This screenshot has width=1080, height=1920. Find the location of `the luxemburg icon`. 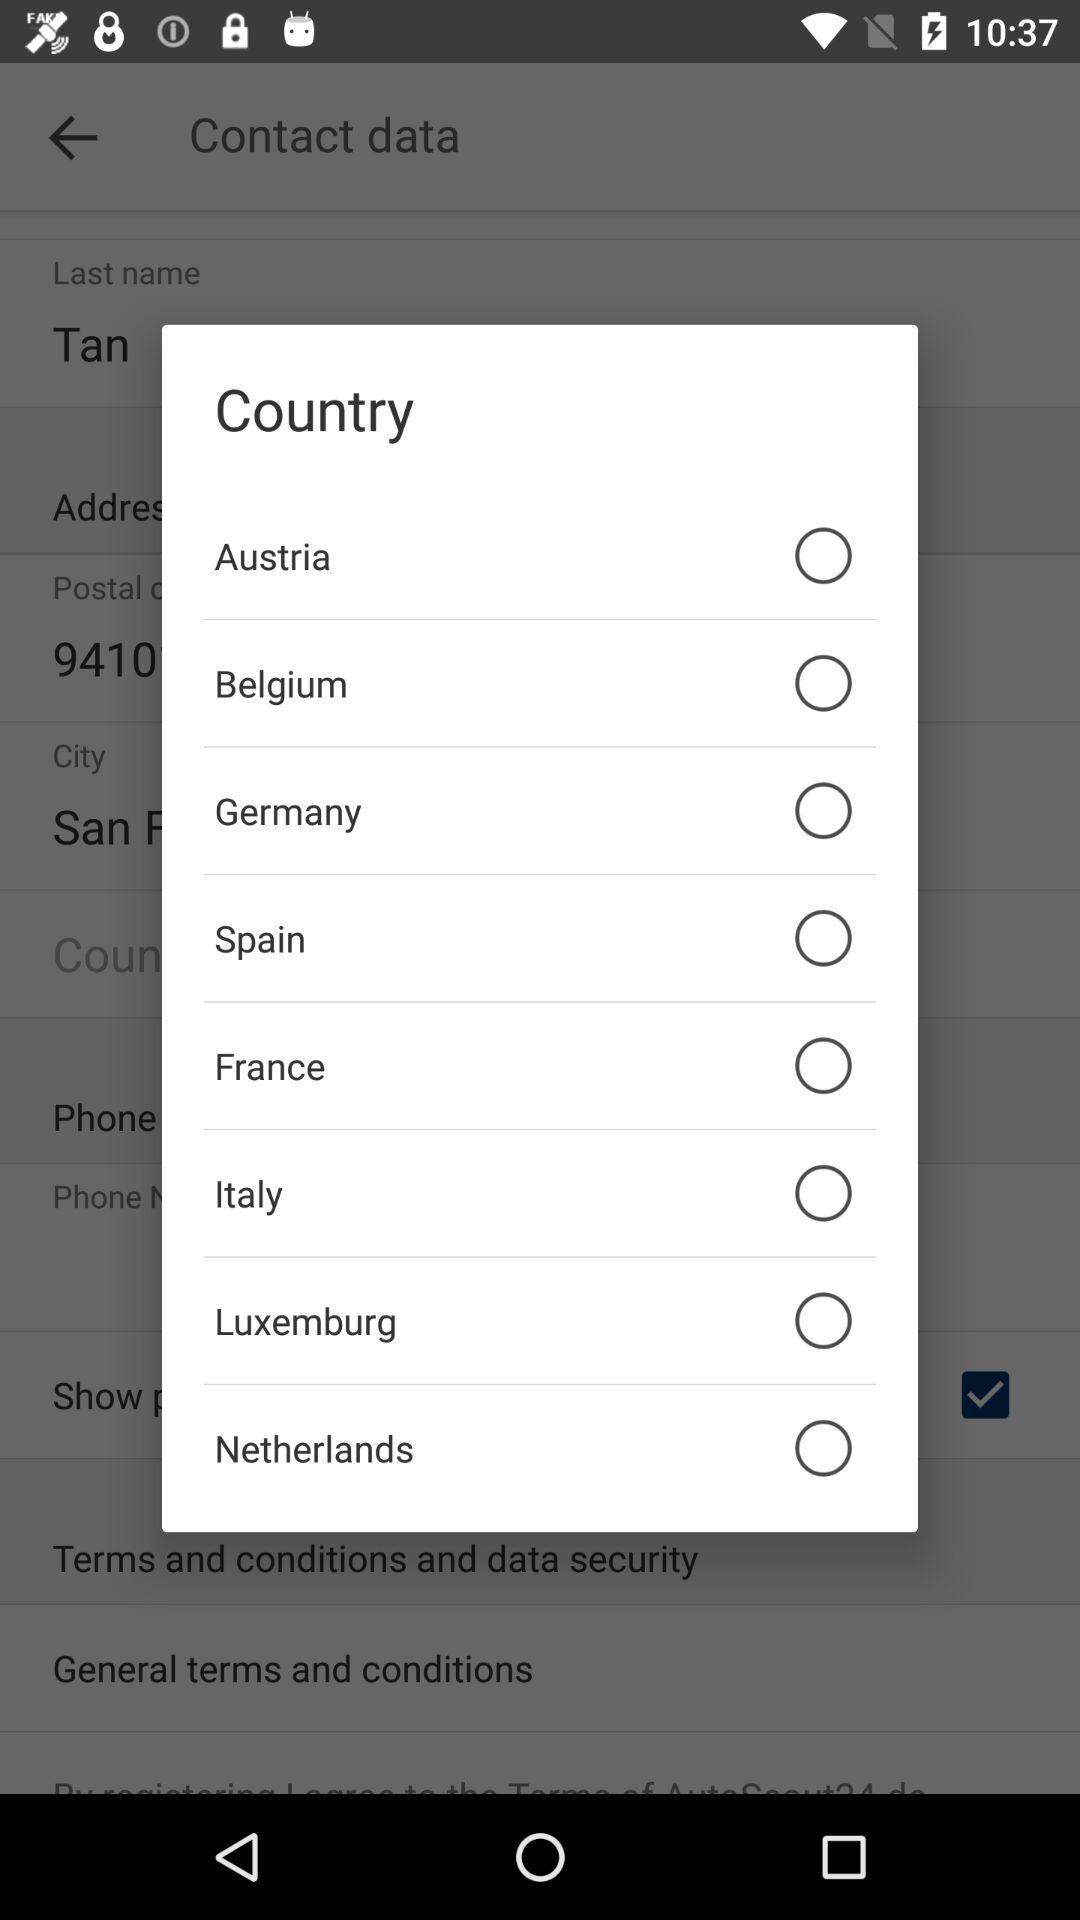

the luxemburg icon is located at coordinates (540, 1320).